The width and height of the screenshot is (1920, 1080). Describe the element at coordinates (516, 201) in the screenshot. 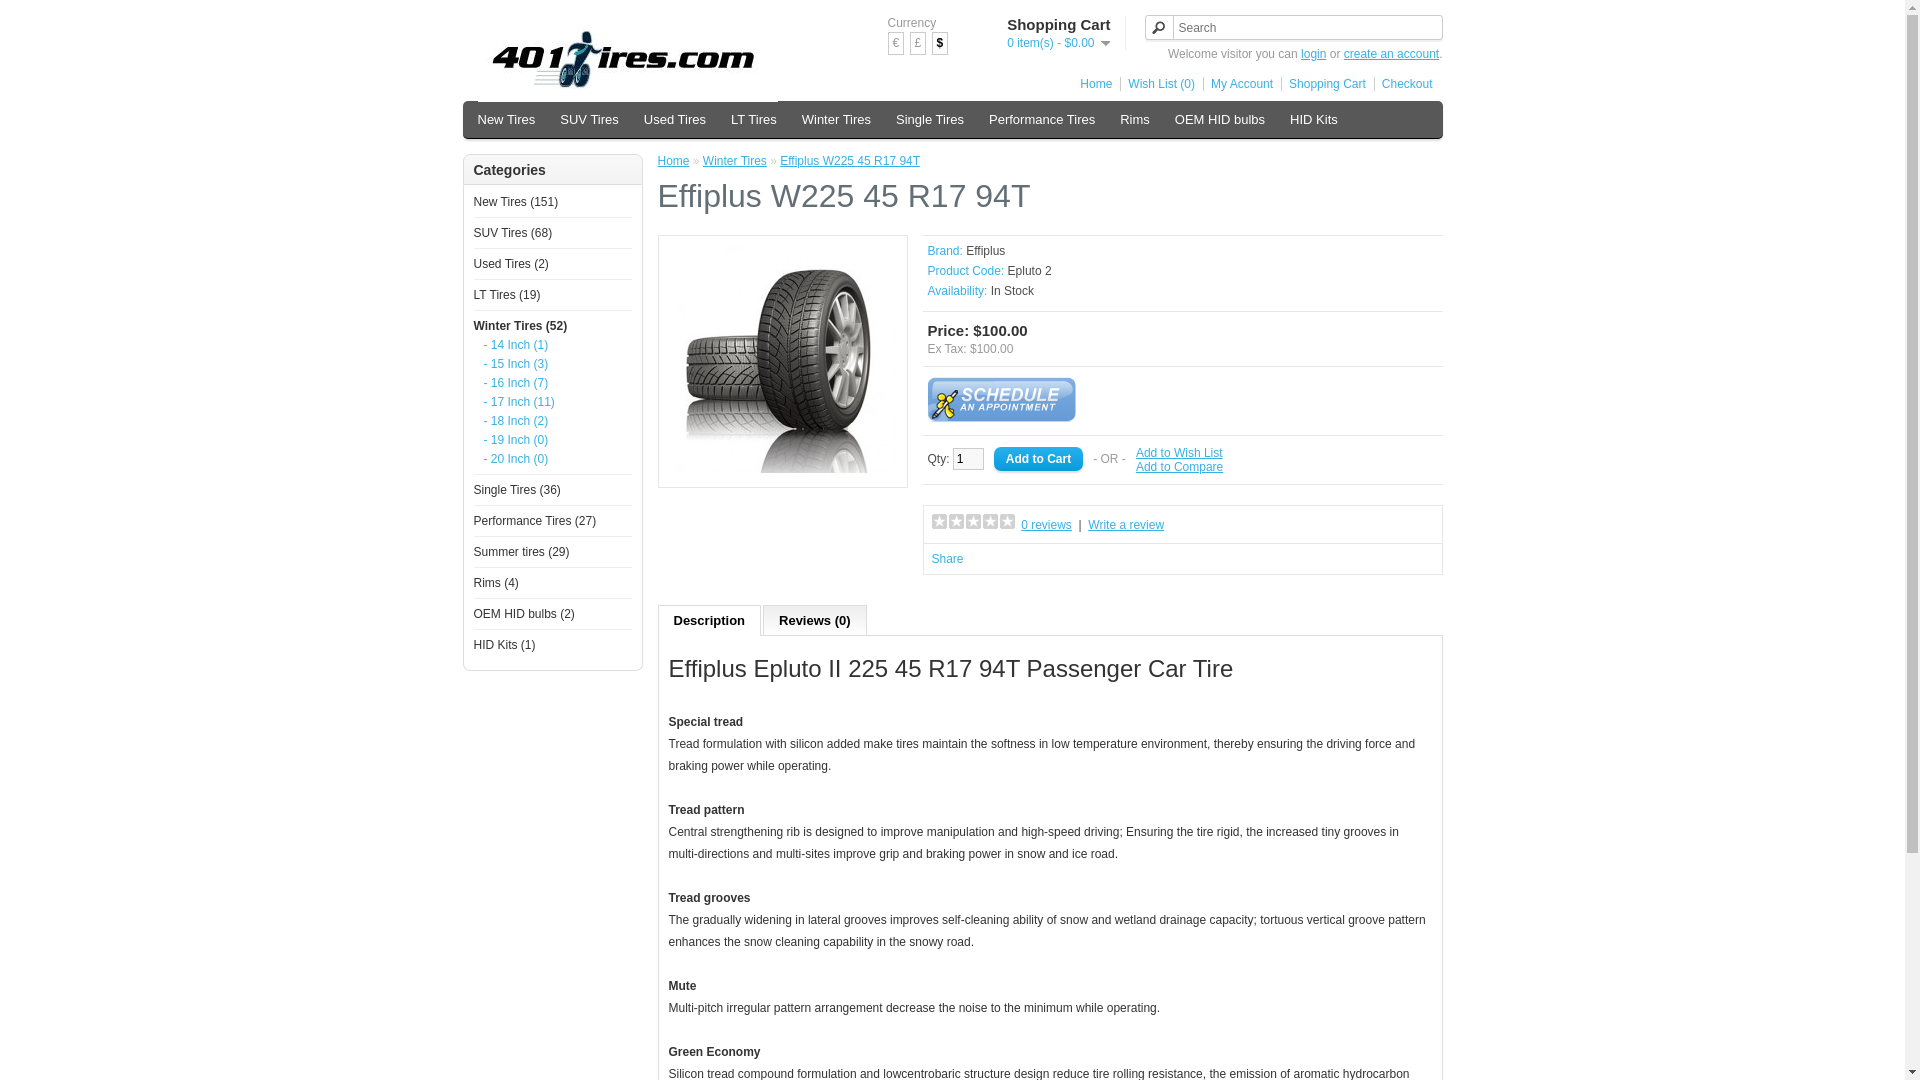

I see `'New Tires (151)'` at that location.